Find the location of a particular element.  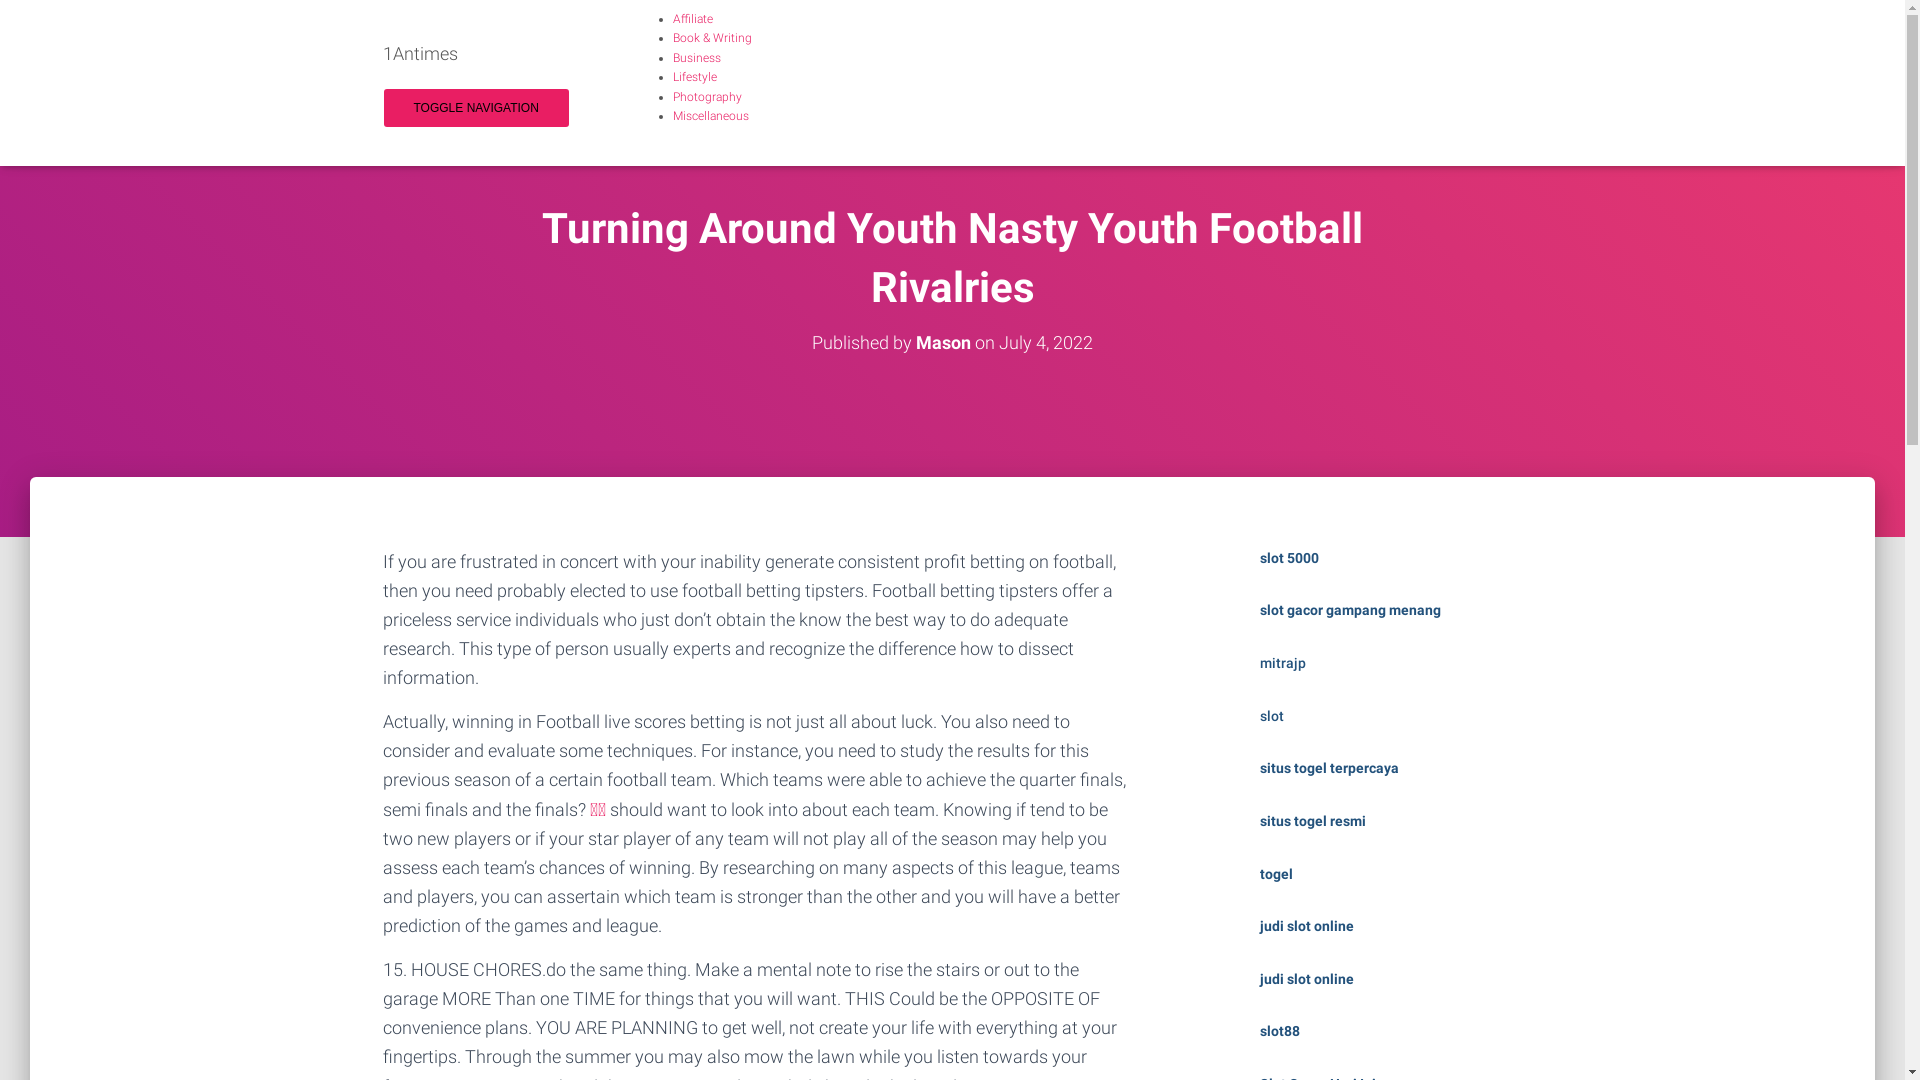

'situs togel resmi' is located at coordinates (1313, 821).